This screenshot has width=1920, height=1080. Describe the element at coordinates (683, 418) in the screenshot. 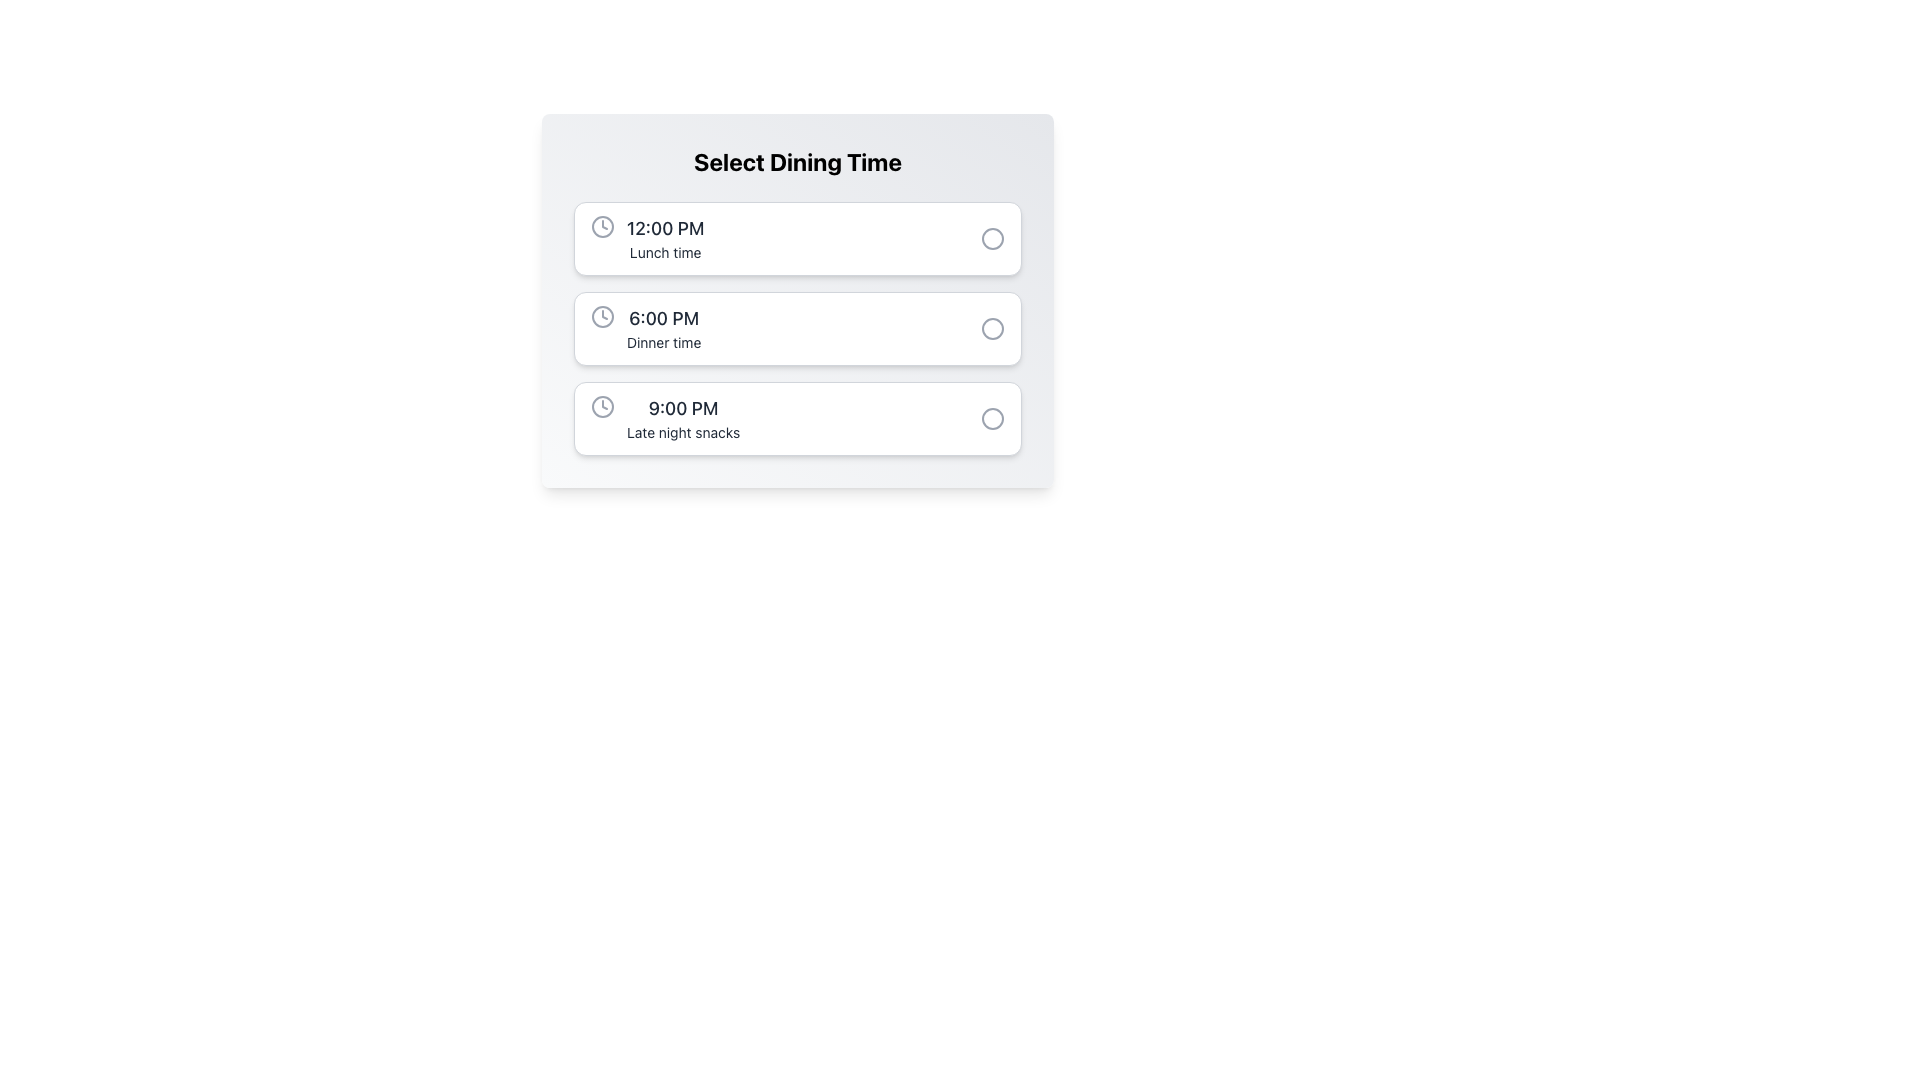

I see `to select the third time option for scheduling late-night snacks, which is represented by a text display element` at that location.